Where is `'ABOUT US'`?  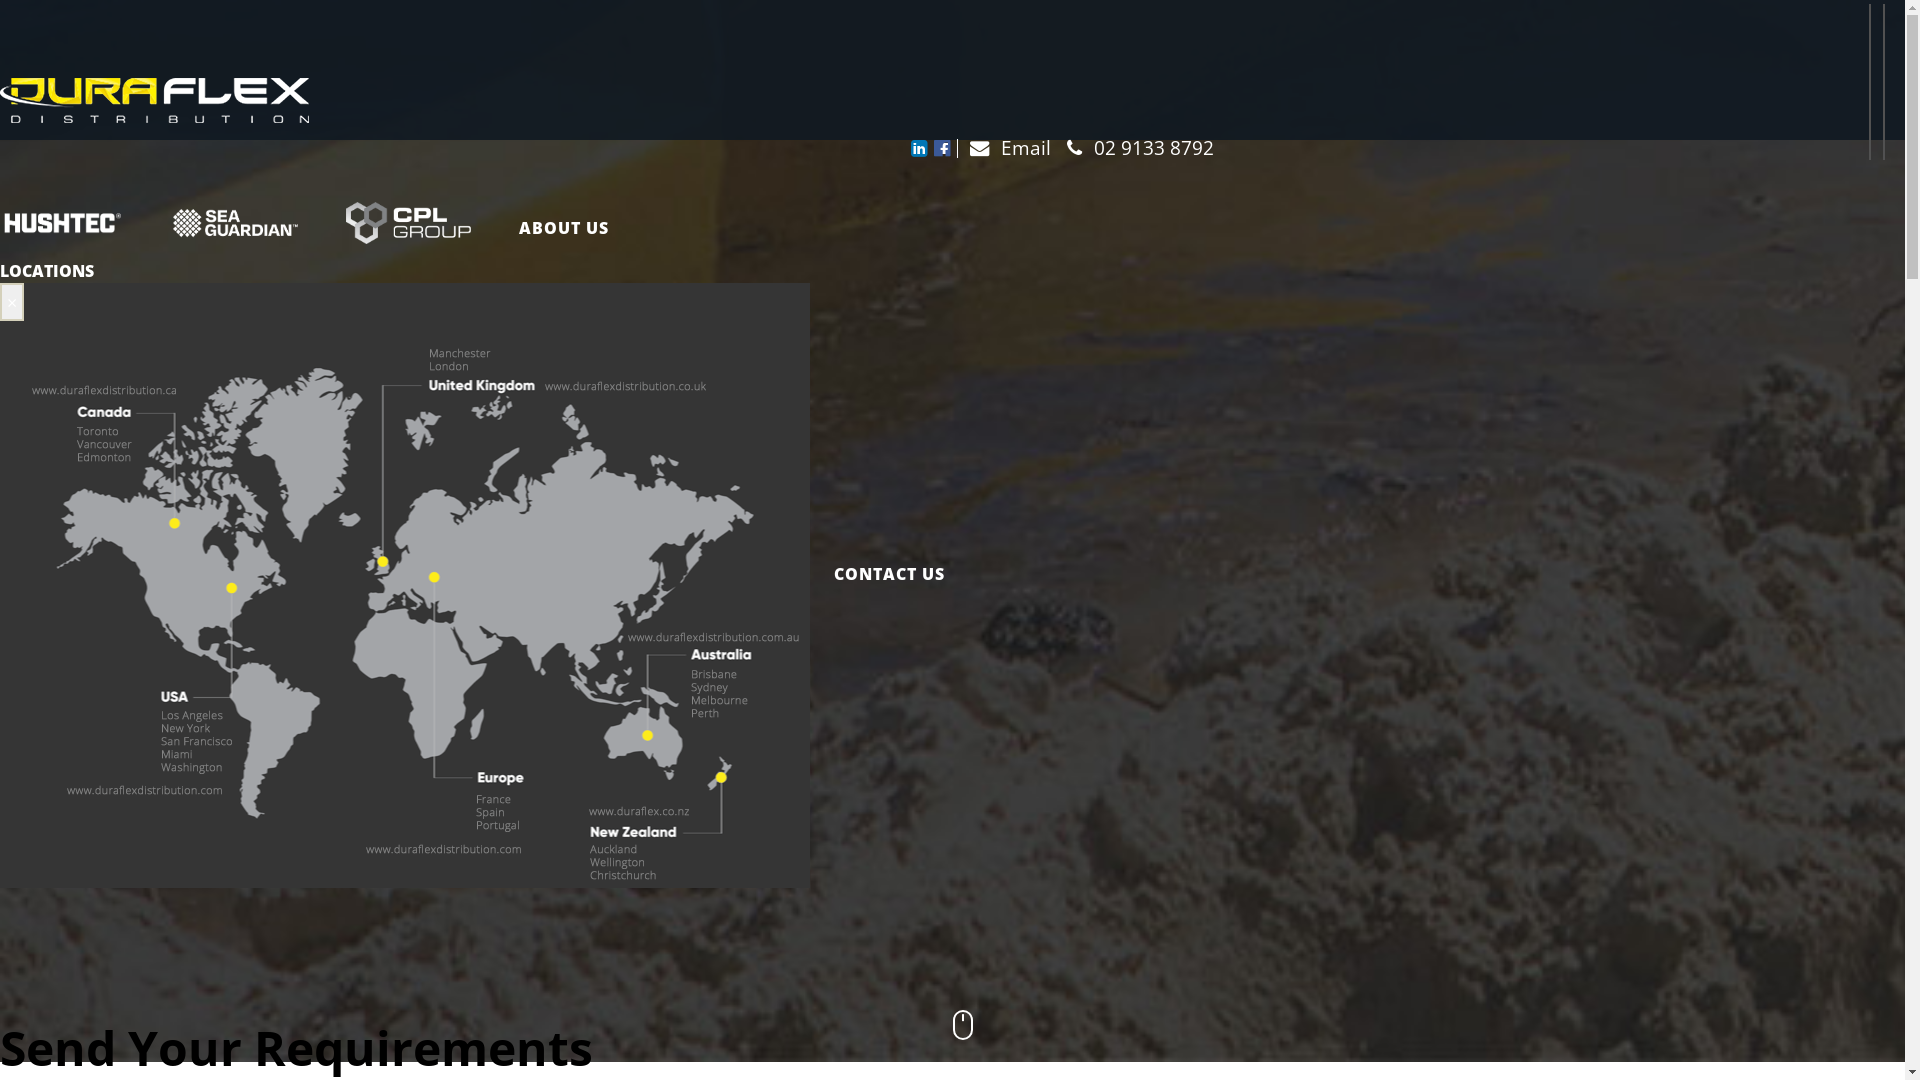 'ABOUT US' is located at coordinates (563, 226).